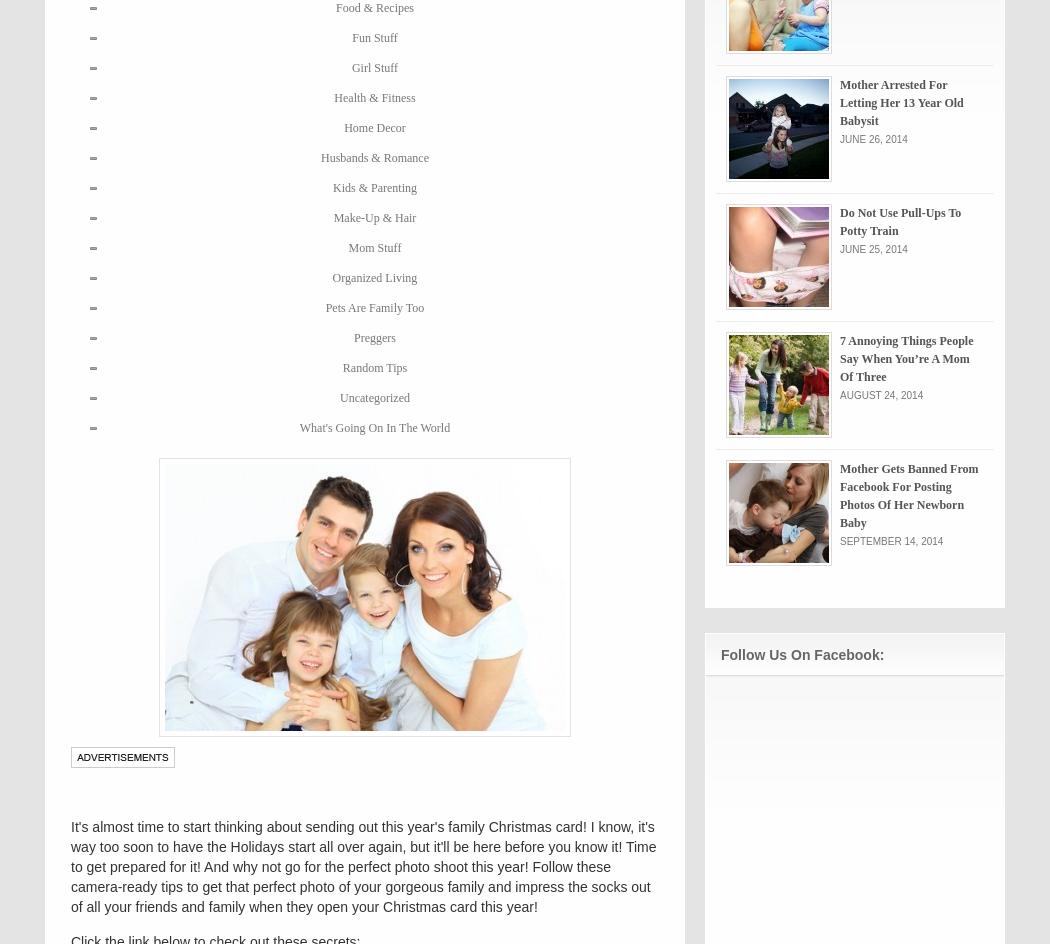  What do you see at coordinates (373, 216) in the screenshot?
I see `'Make-Up & Hair'` at bounding box center [373, 216].